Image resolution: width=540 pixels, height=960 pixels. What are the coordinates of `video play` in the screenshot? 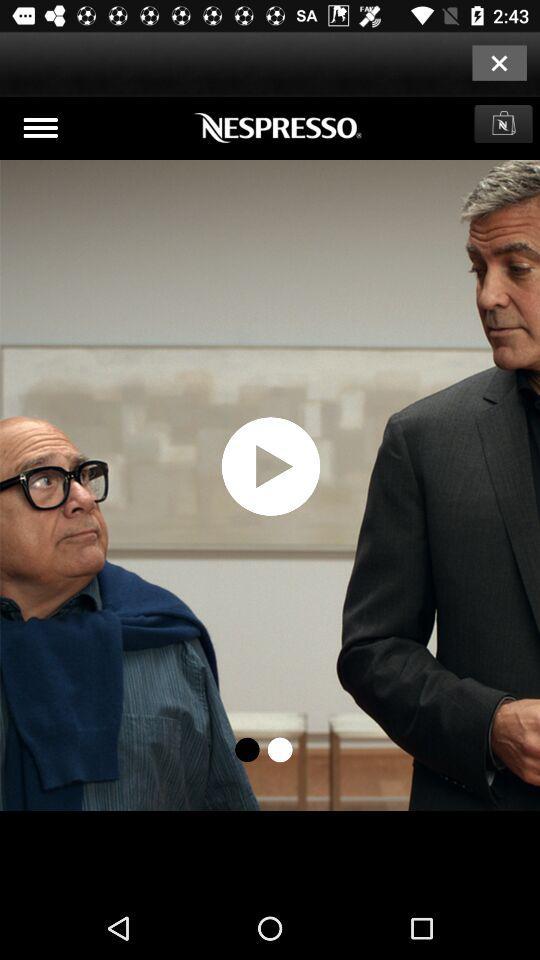 It's located at (270, 496).